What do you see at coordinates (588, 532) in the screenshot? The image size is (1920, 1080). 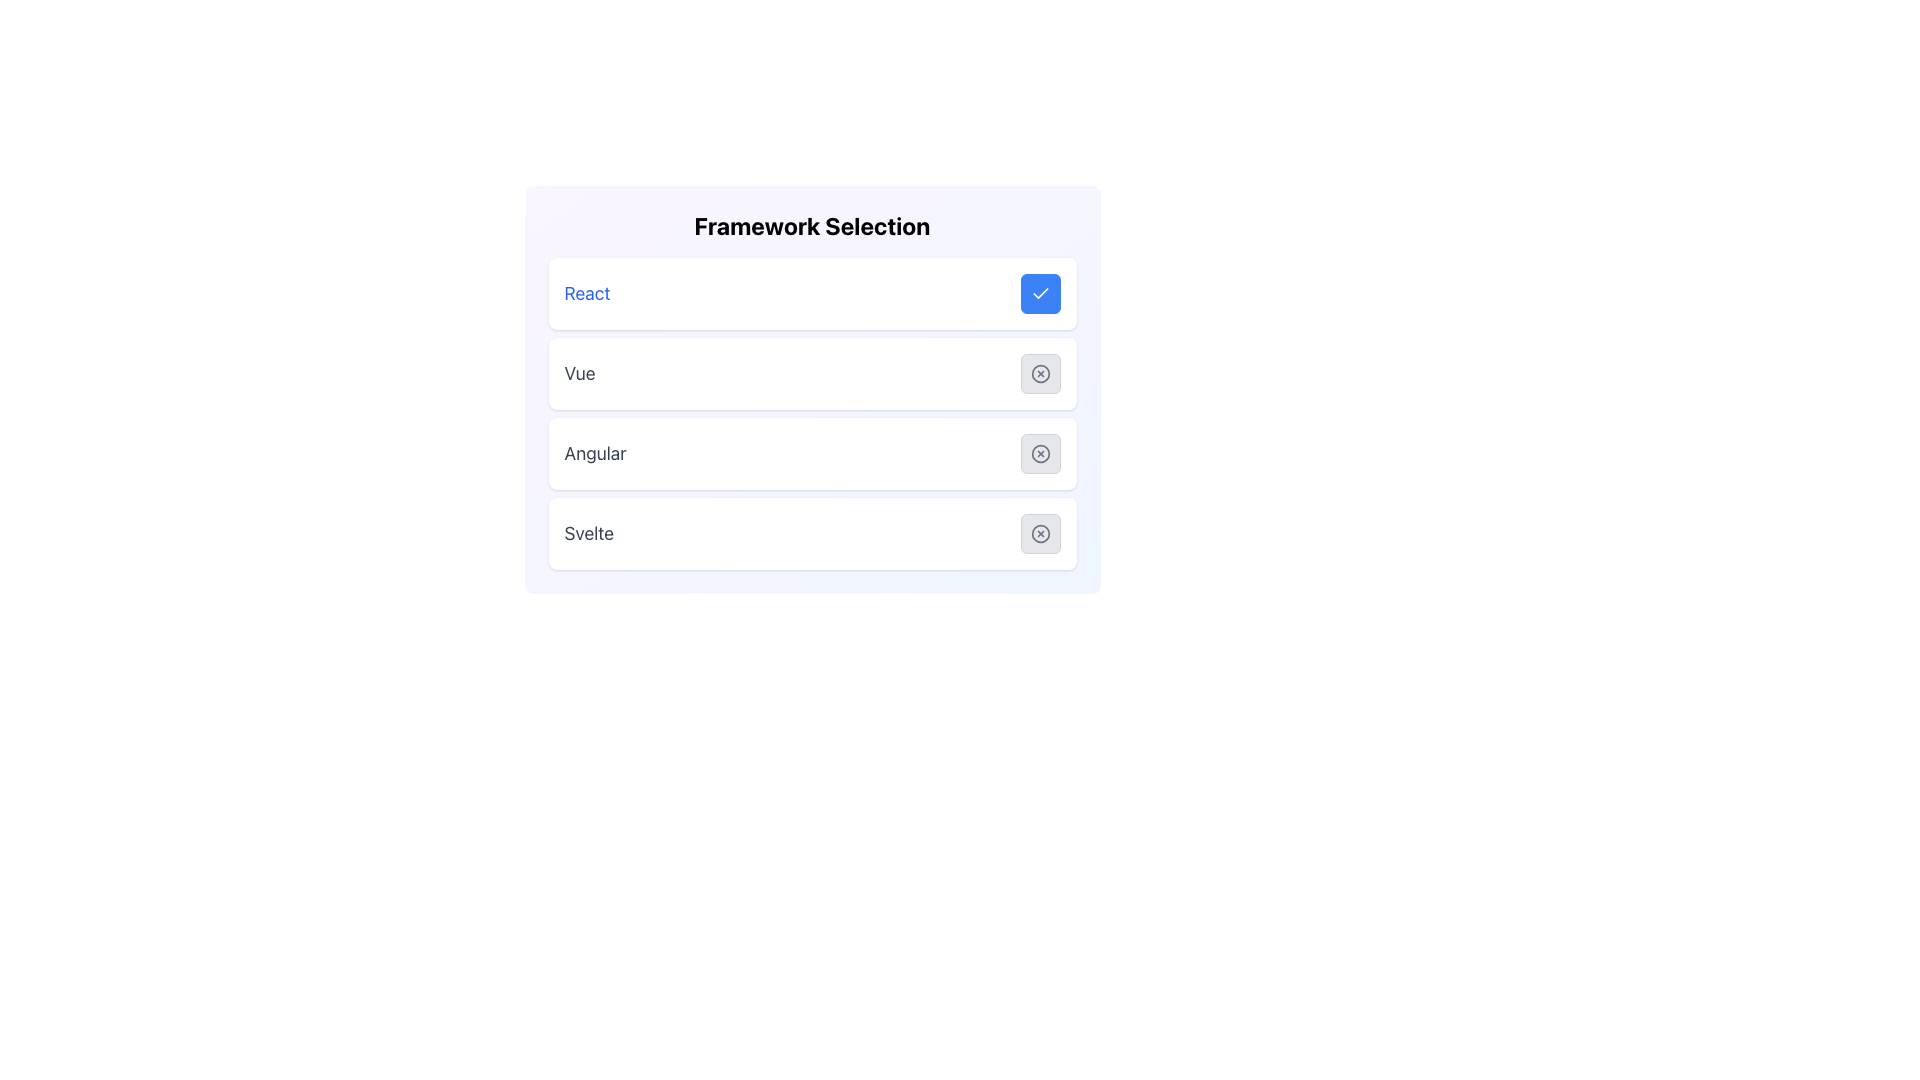 I see `the 'Svelte' text label within the fourth card of the vertically stacked list of framework names` at bounding box center [588, 532].